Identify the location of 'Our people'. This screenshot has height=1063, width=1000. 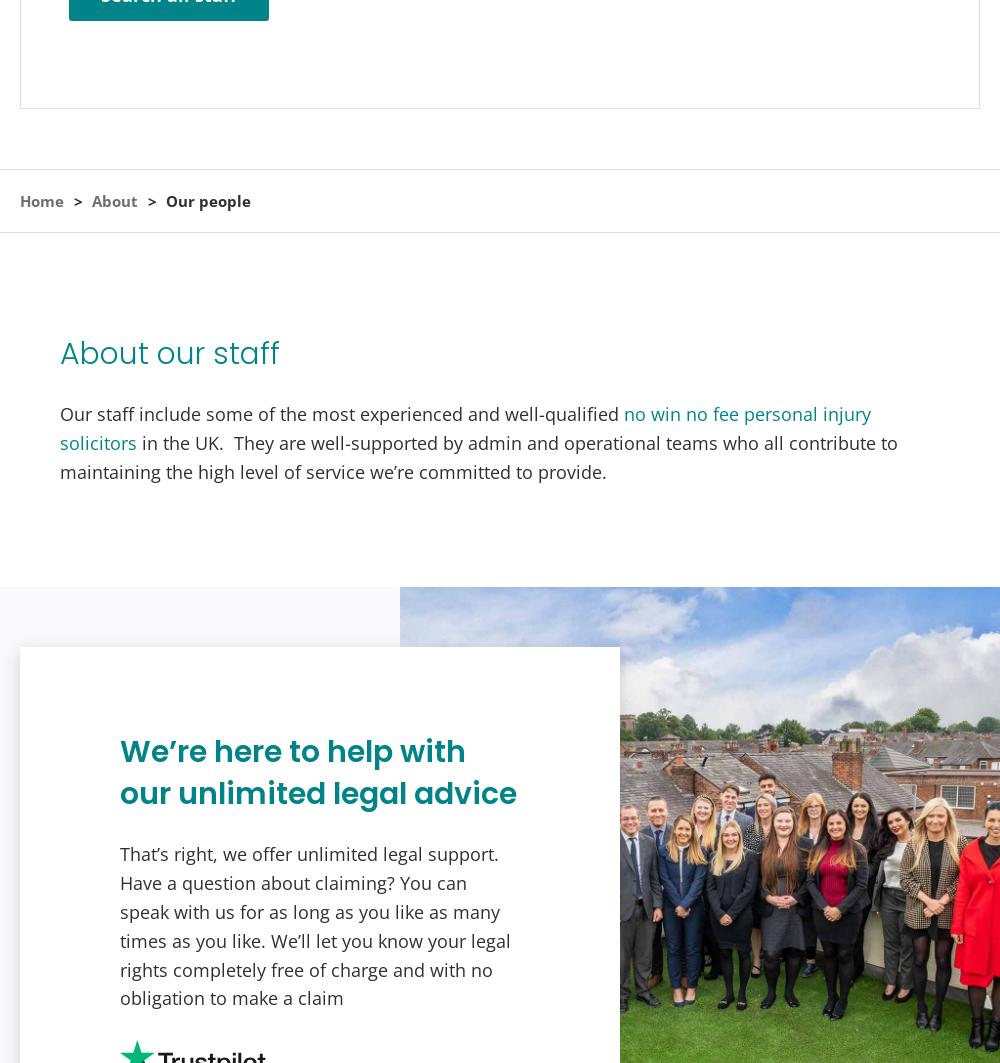
(207, 201).